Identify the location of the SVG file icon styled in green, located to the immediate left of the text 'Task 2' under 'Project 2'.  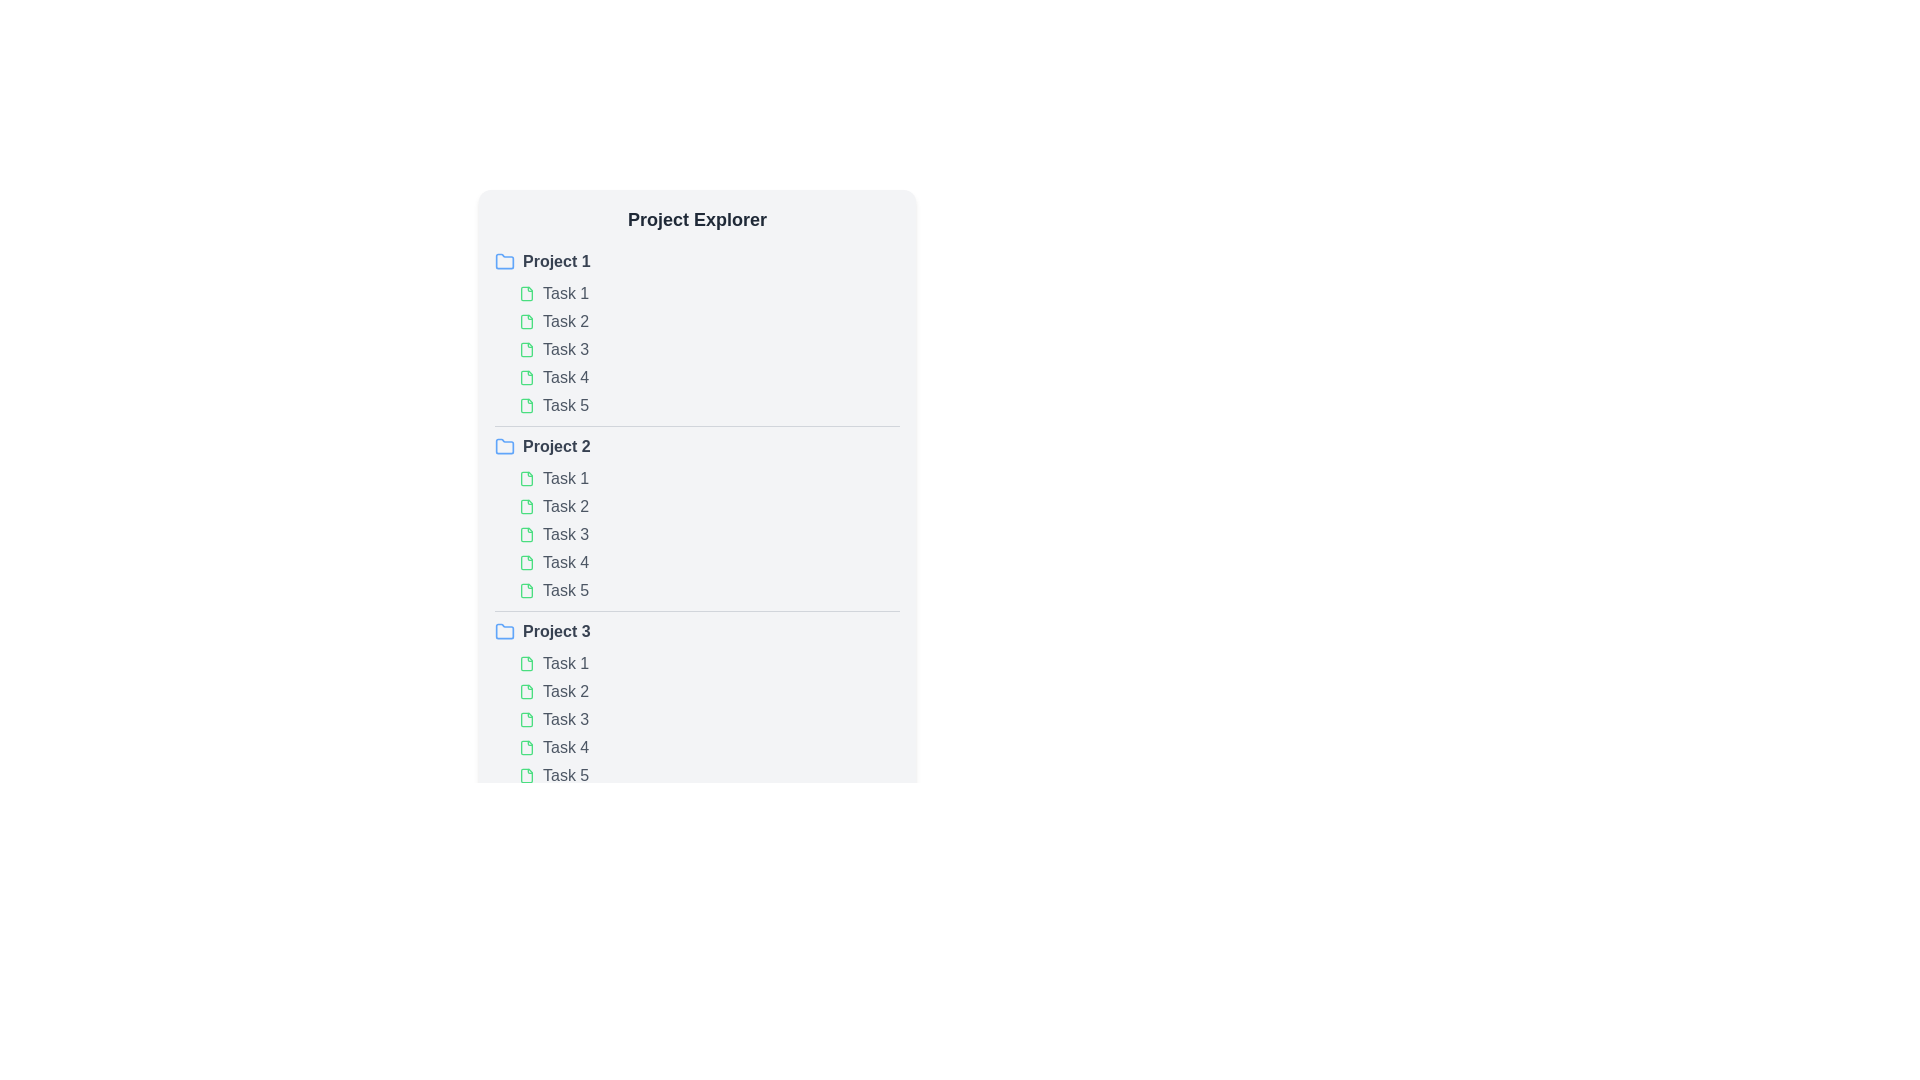
(527, 505).